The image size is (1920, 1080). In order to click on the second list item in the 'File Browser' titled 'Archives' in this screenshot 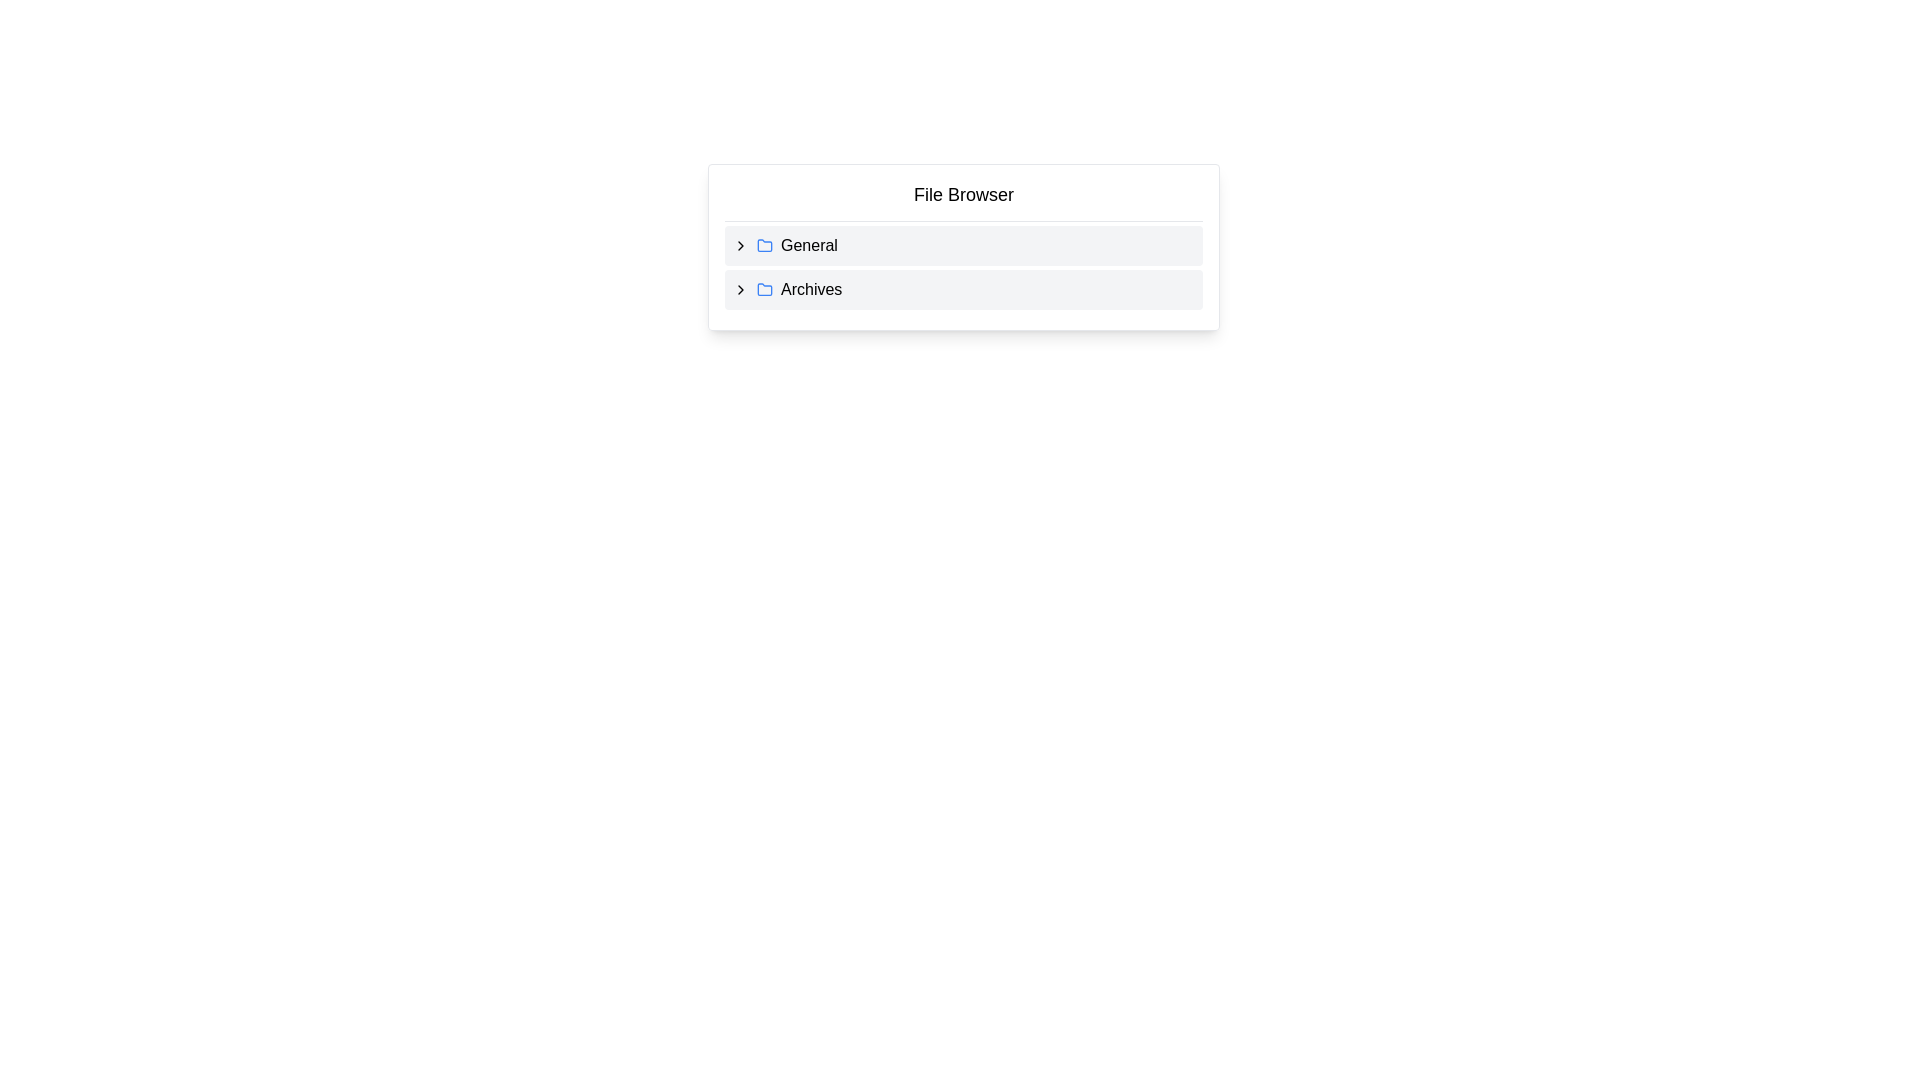, I will do `click(964, 289)`.